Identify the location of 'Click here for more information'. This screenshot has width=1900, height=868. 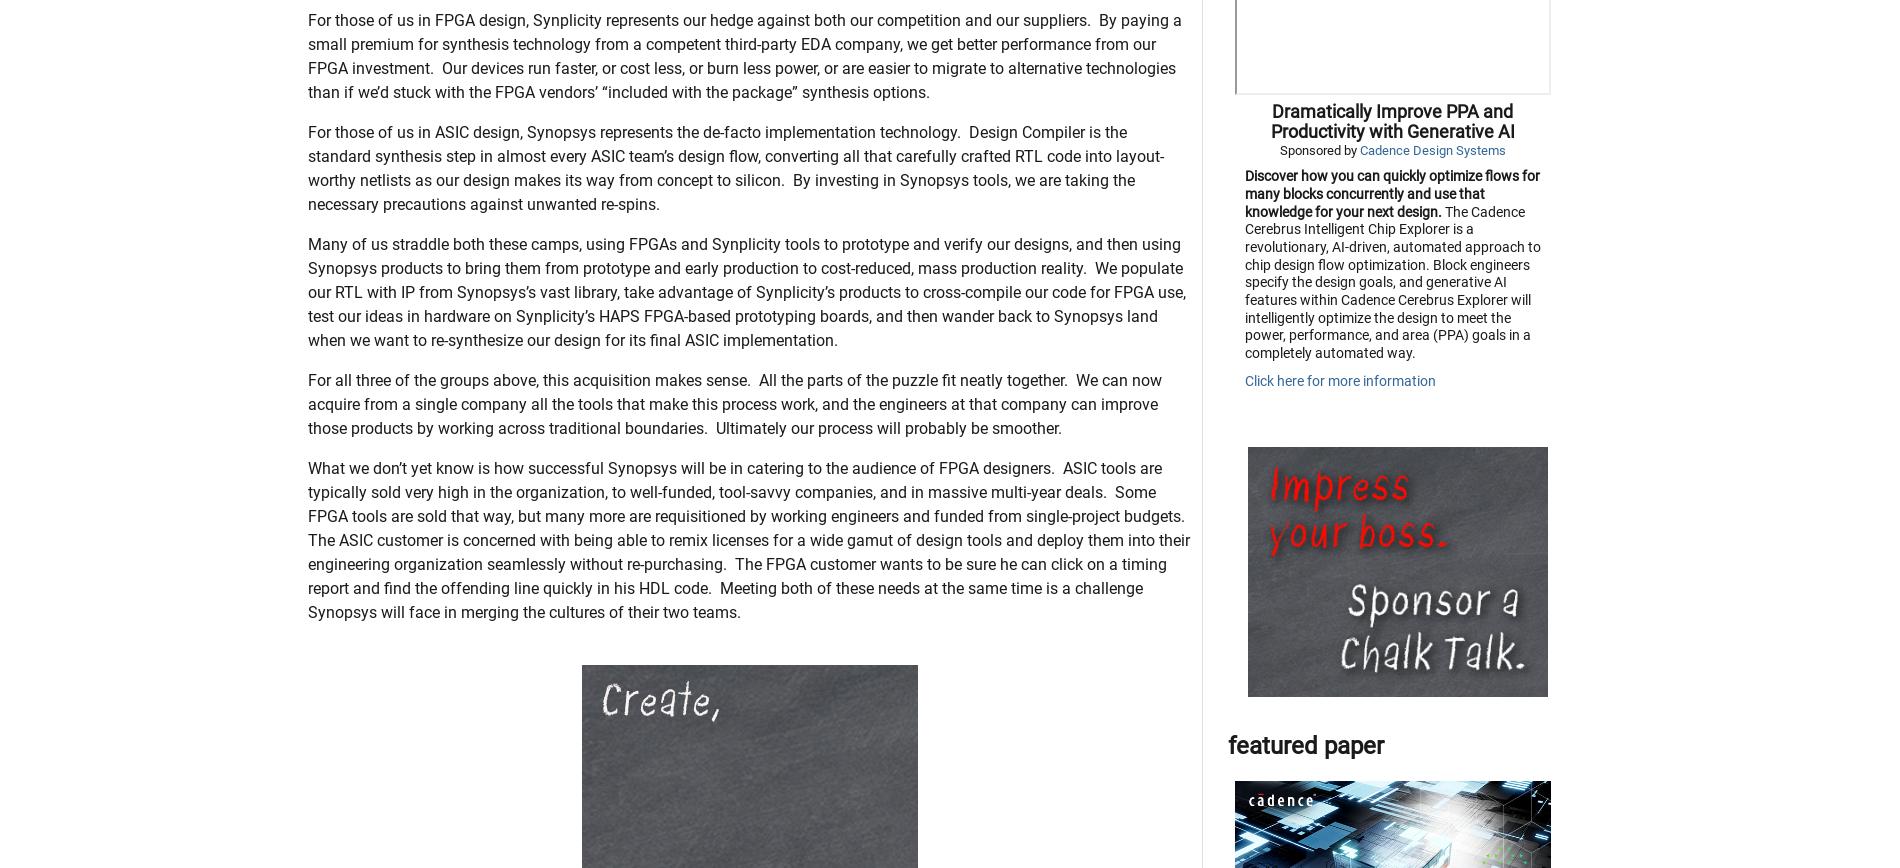
(1338, 480).